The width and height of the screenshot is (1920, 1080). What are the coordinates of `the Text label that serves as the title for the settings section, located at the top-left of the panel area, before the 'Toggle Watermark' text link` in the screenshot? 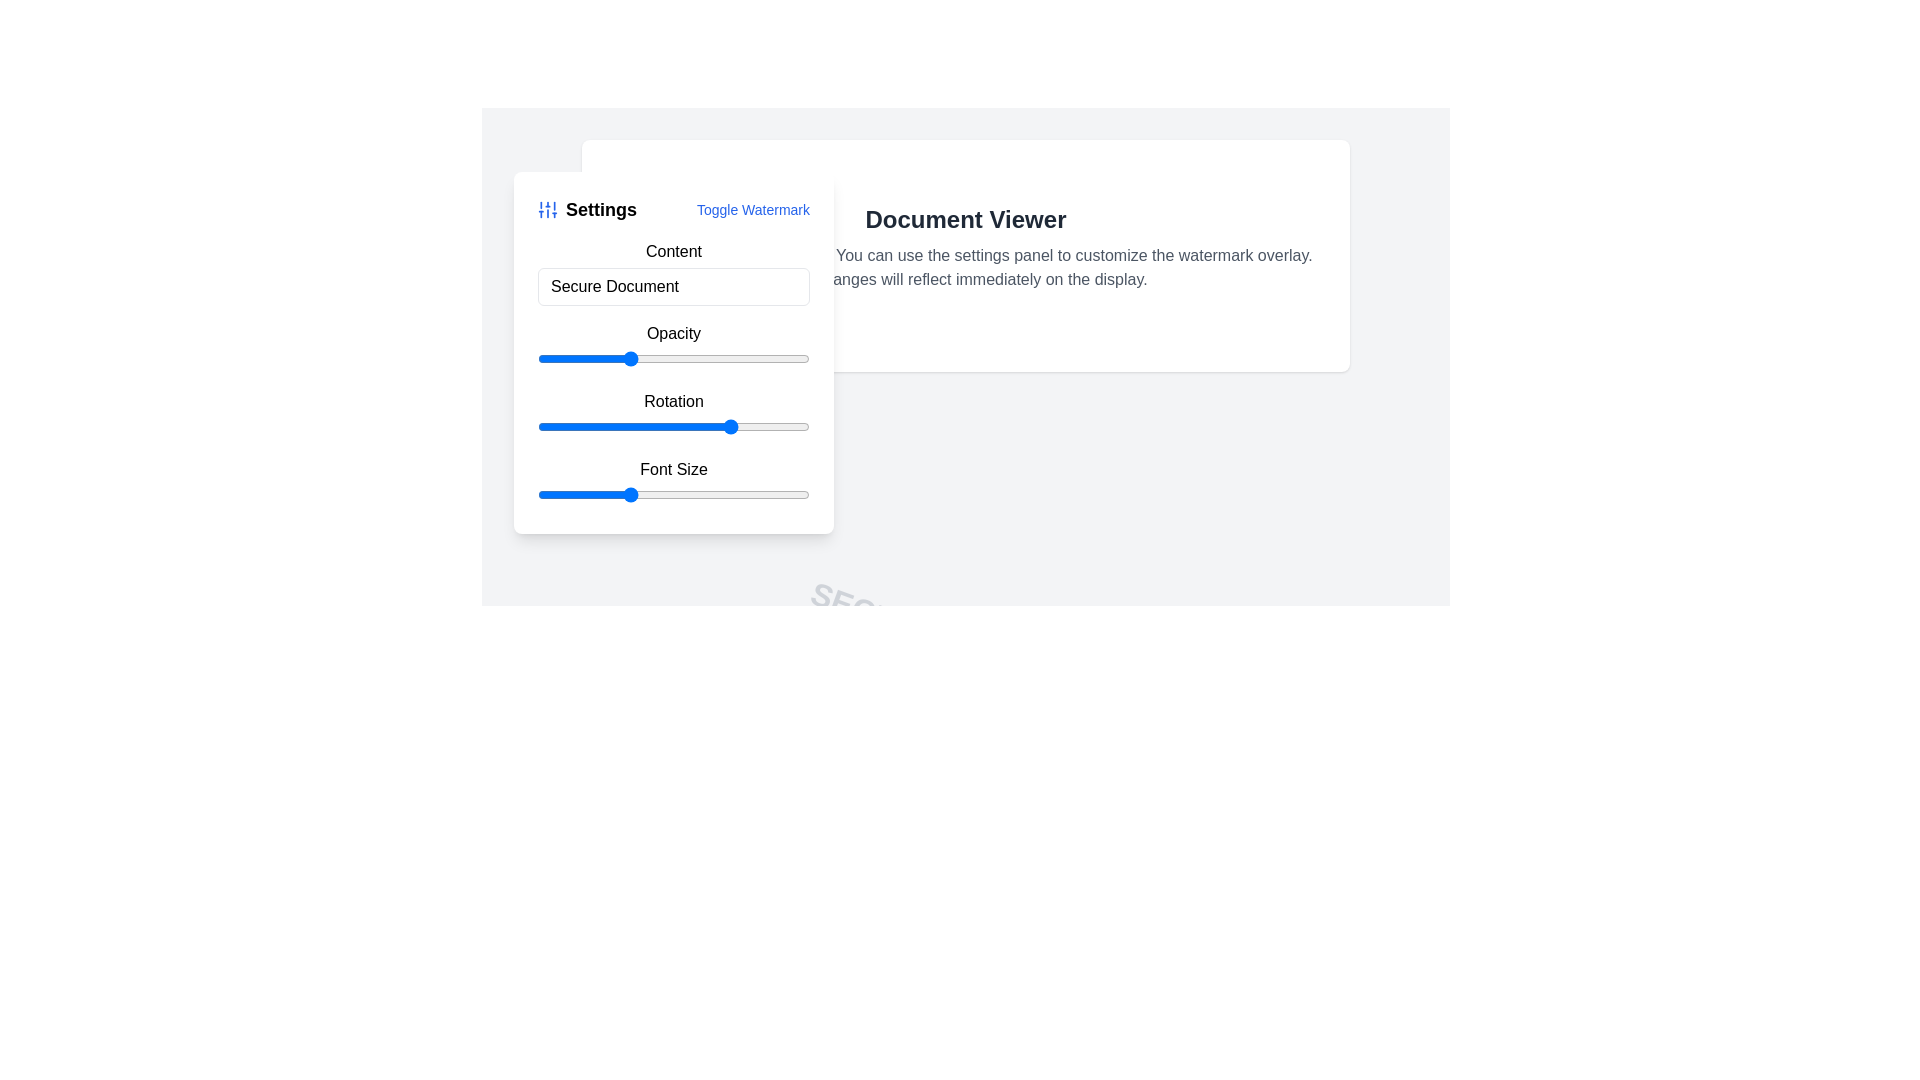 It's located at (586, 209).